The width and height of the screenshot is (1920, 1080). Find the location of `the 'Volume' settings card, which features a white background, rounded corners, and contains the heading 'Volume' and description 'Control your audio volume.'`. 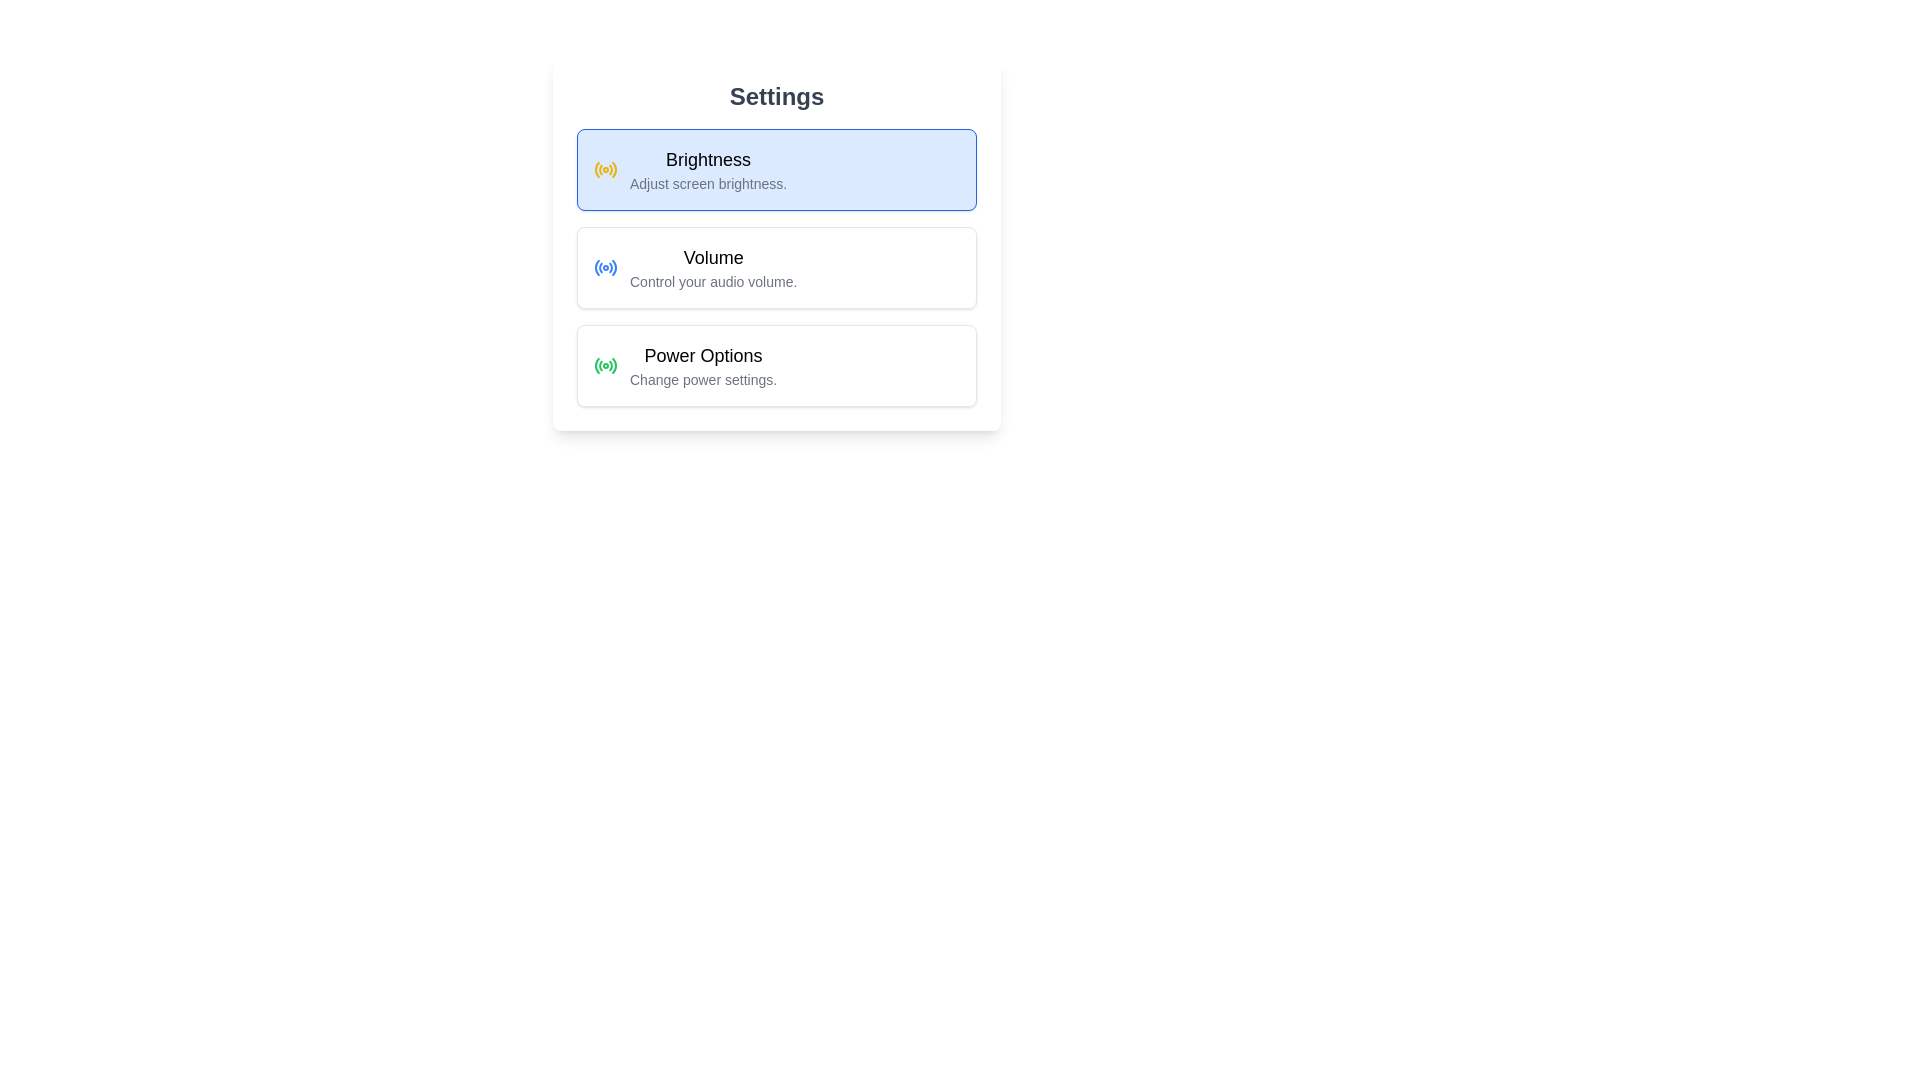

the 'Volume' settings card, which features a white background, rounded corners, and contains the heading 'Volume' and description 'Control your audio volume.' is located at coordinates (776, 266).